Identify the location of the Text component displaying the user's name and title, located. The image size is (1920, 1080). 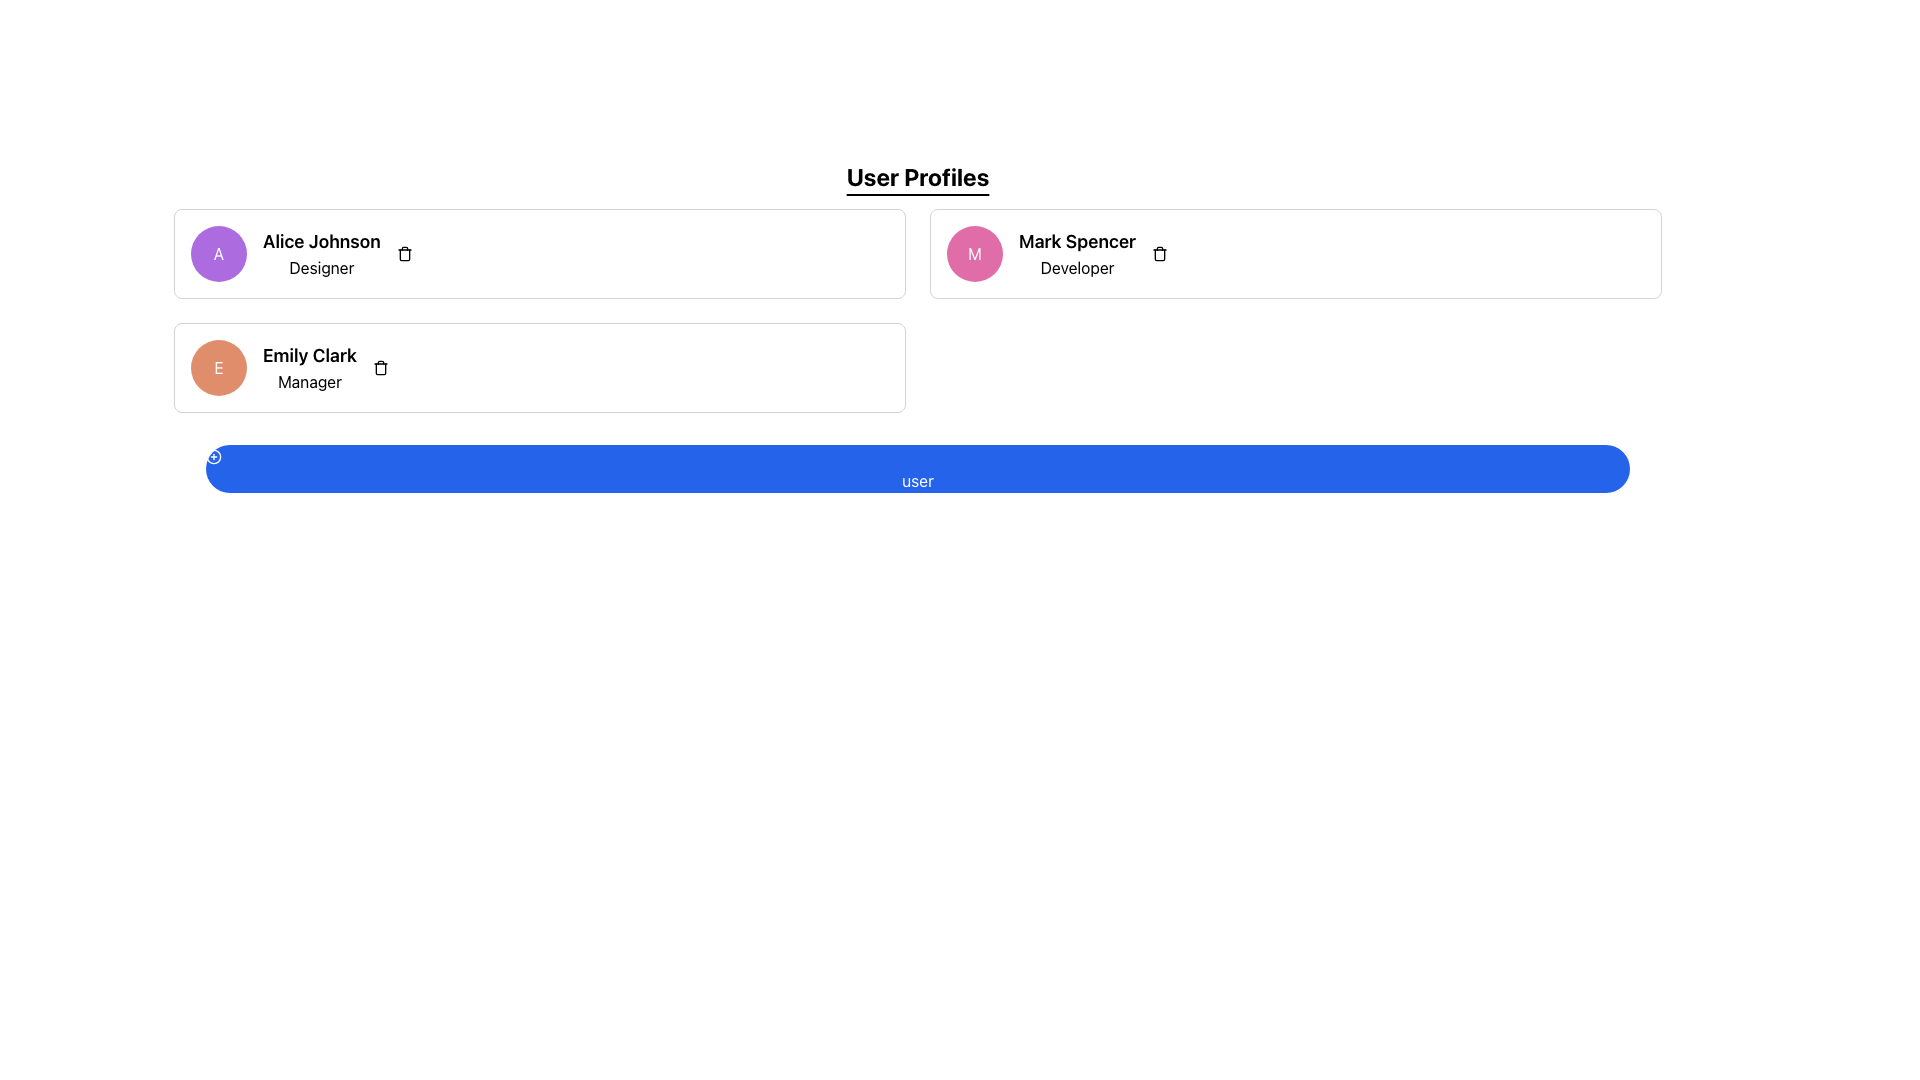
(308, 367).